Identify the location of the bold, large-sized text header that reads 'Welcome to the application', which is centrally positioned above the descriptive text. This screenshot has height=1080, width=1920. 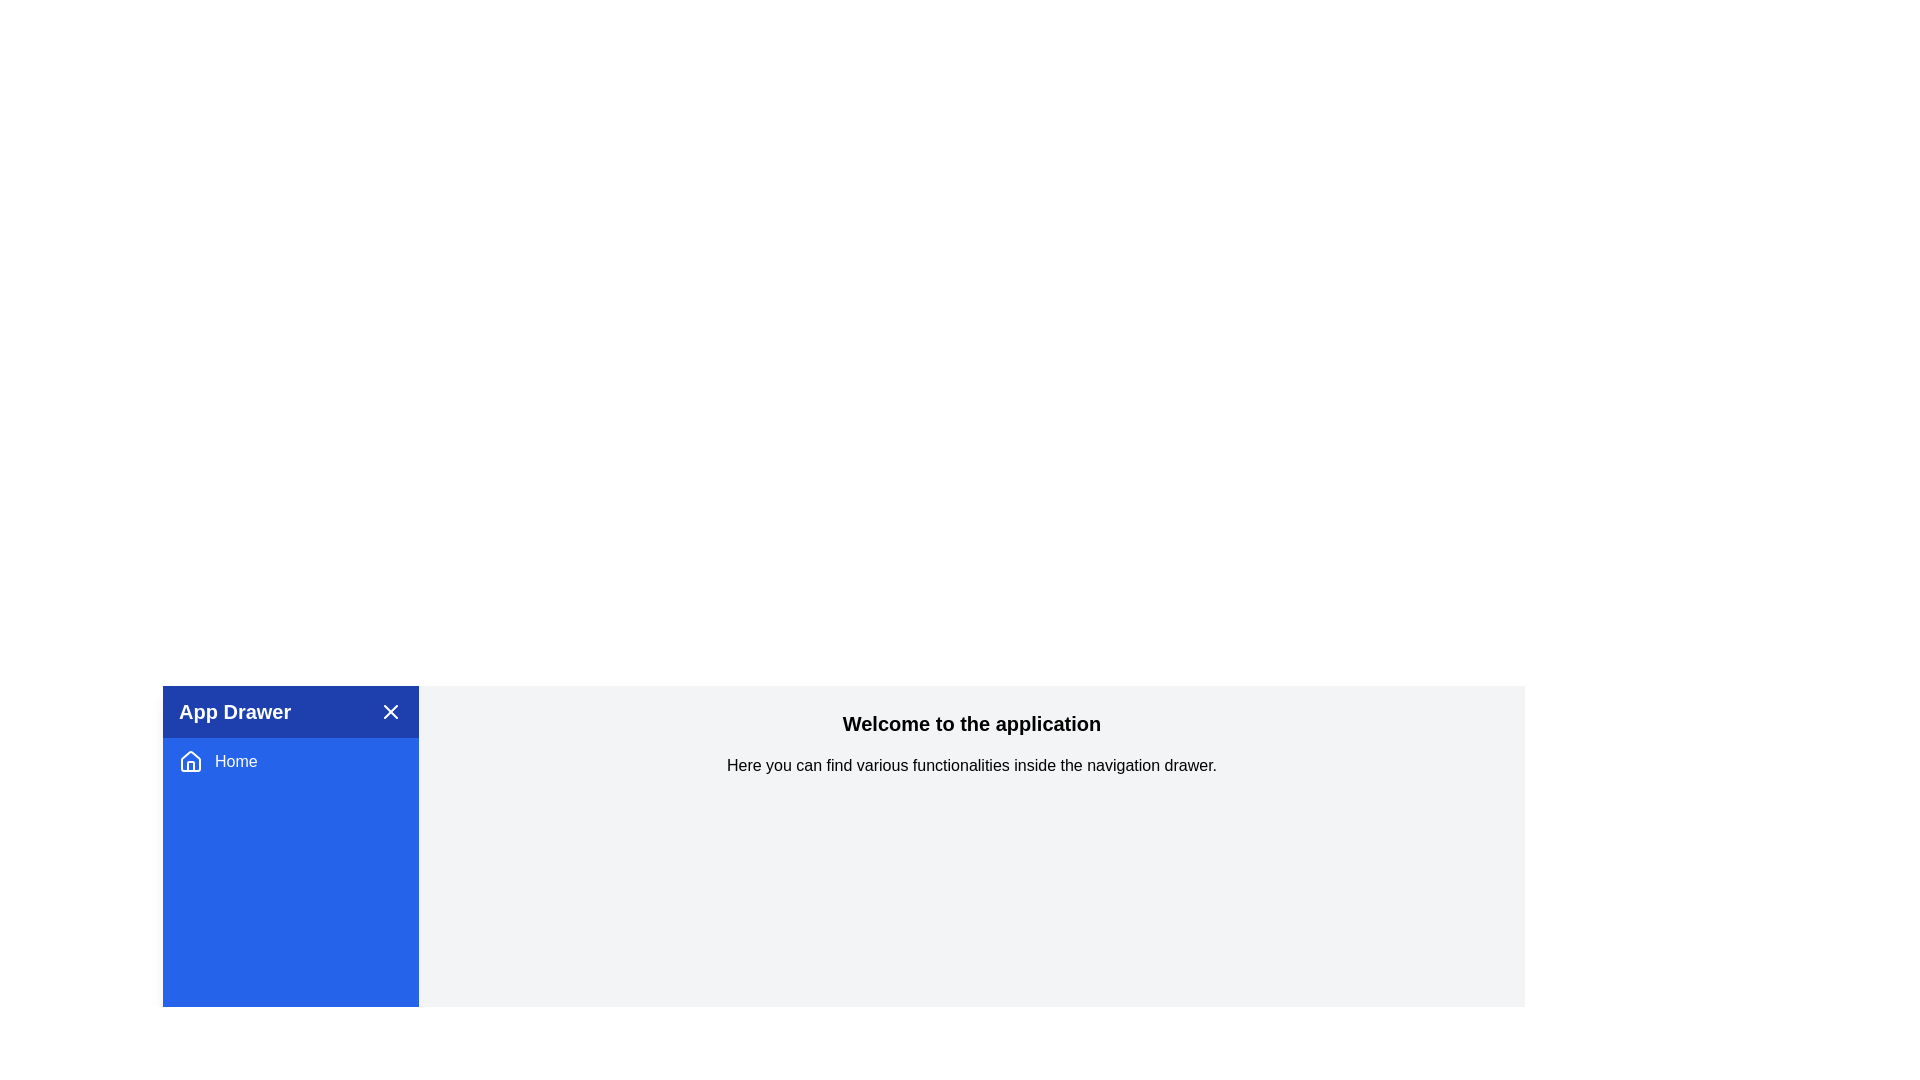
(971, 724).